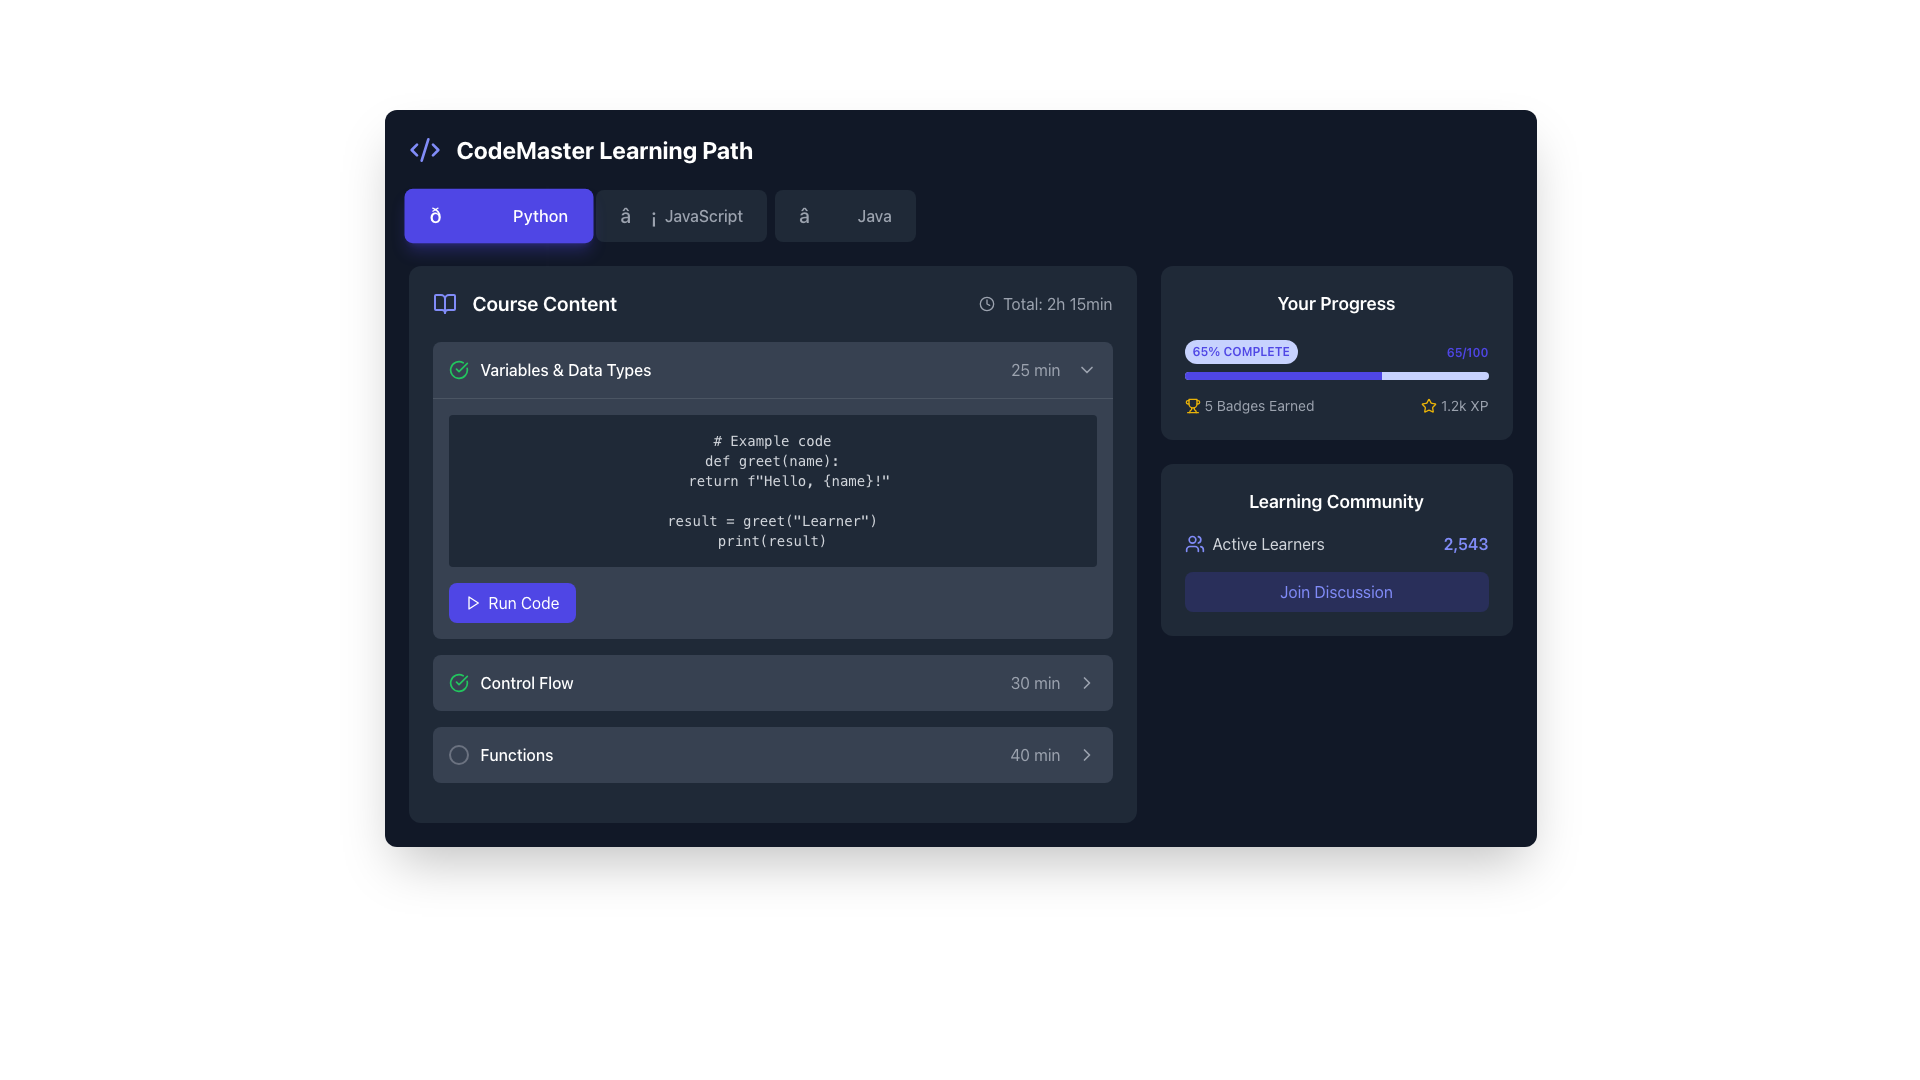 This screenshot has width=1920, height=1080. What do you see at coordinates (544, 304) in the screenshot?
I see `the 'Course Content' text label which is displayed in bold white font against a dark background, serving as a section header near the top-left corner of the main content area` at bounding box center [544, 304].